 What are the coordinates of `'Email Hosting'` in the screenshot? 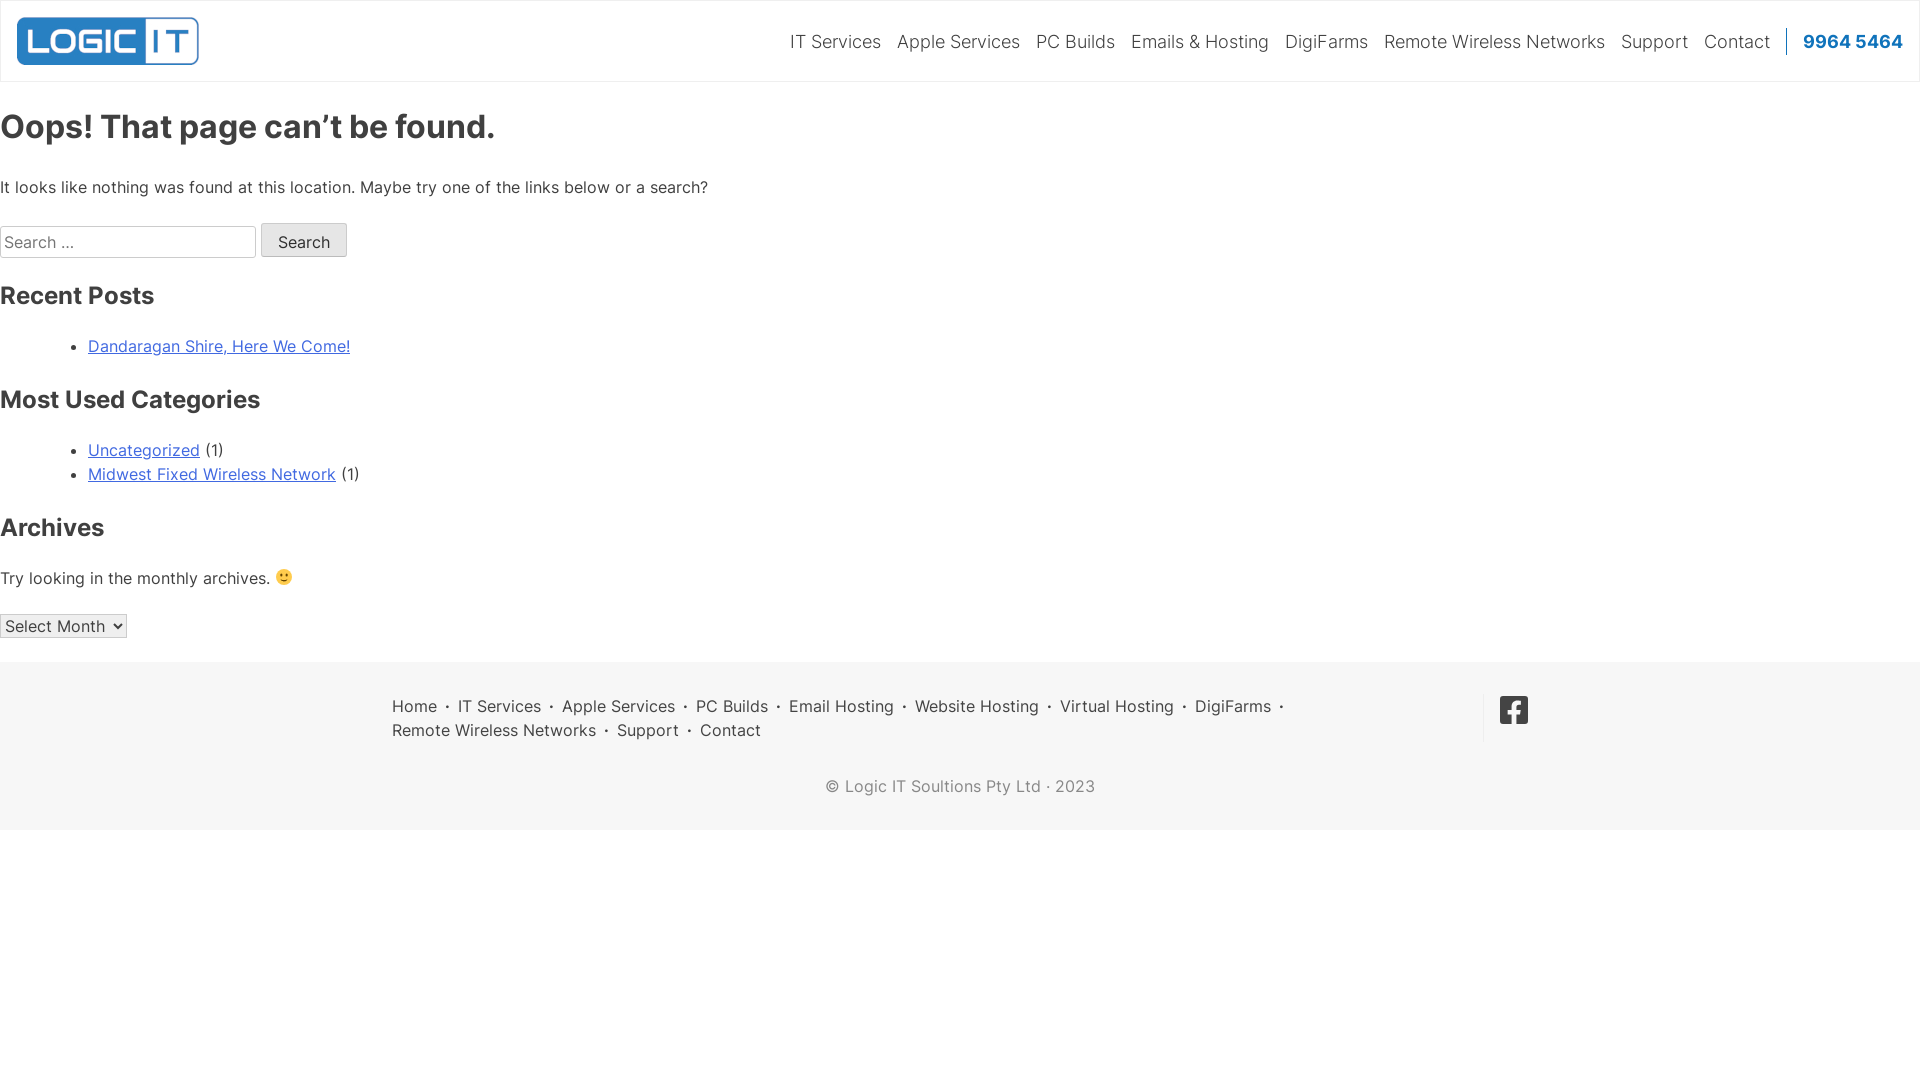 It's located at (787, 704).